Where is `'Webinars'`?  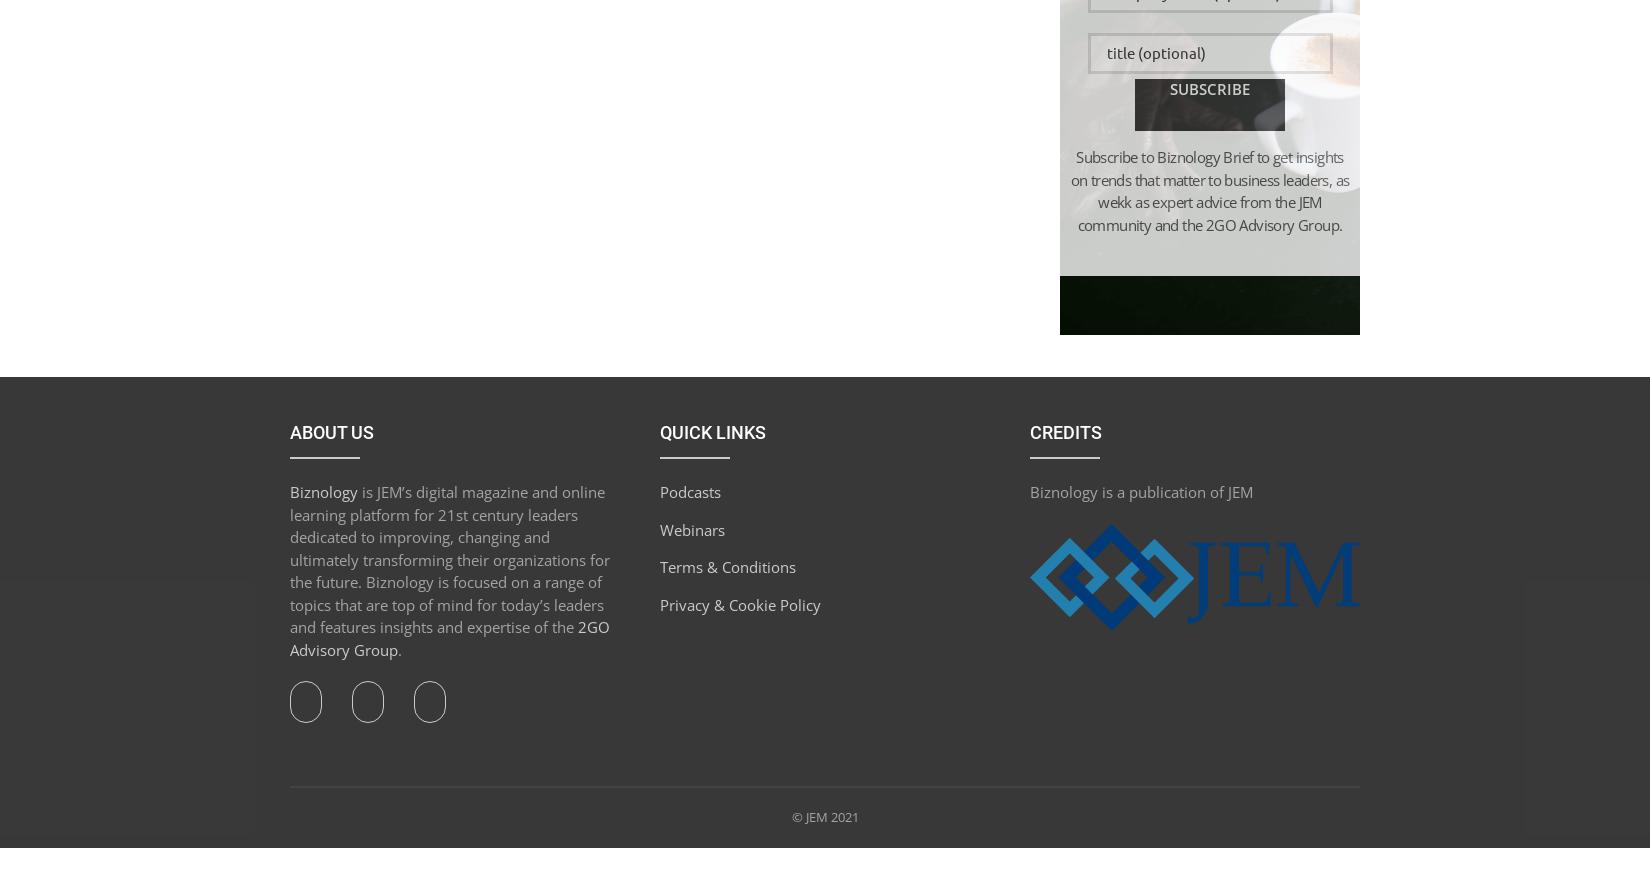 'Webinars' is located at coordinates (690, 528).